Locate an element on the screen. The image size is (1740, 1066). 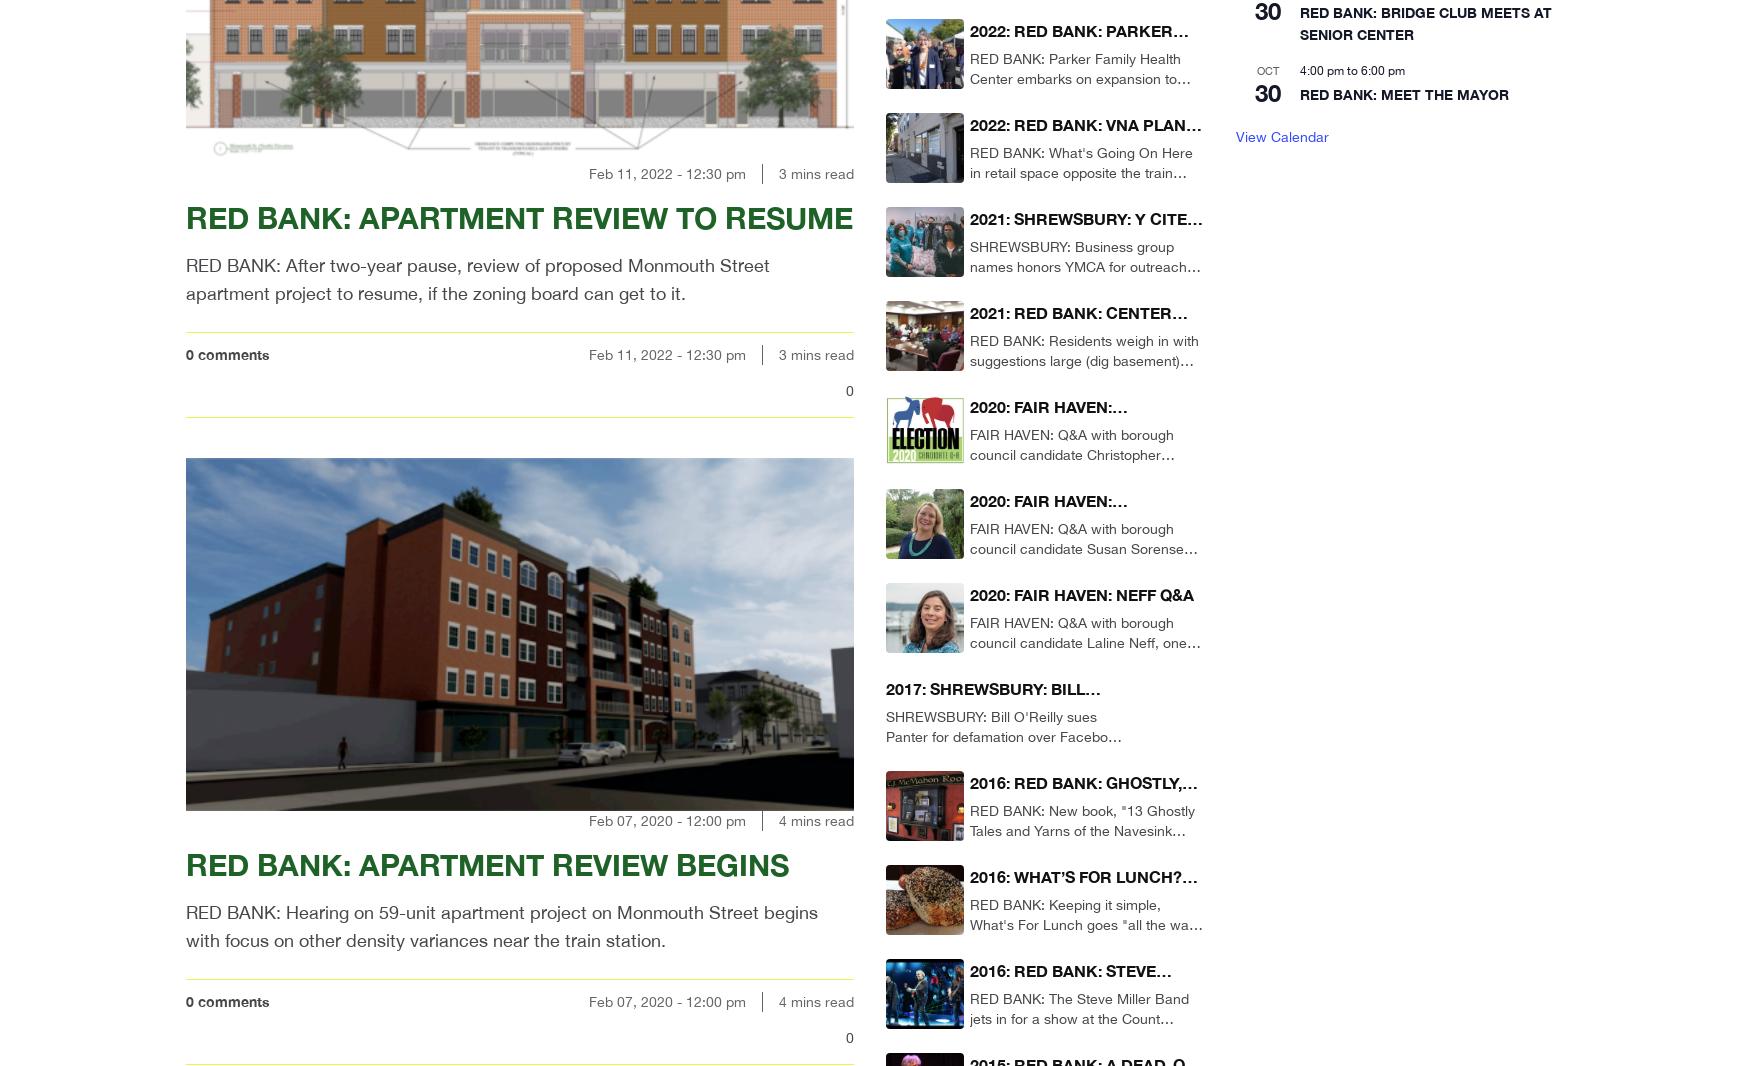
'FAIR HAVEN: Q&A with borough council candidate Susan Sorensen, one of three contenders in this year's race for two seats.' is located at coordinates (969, 558).